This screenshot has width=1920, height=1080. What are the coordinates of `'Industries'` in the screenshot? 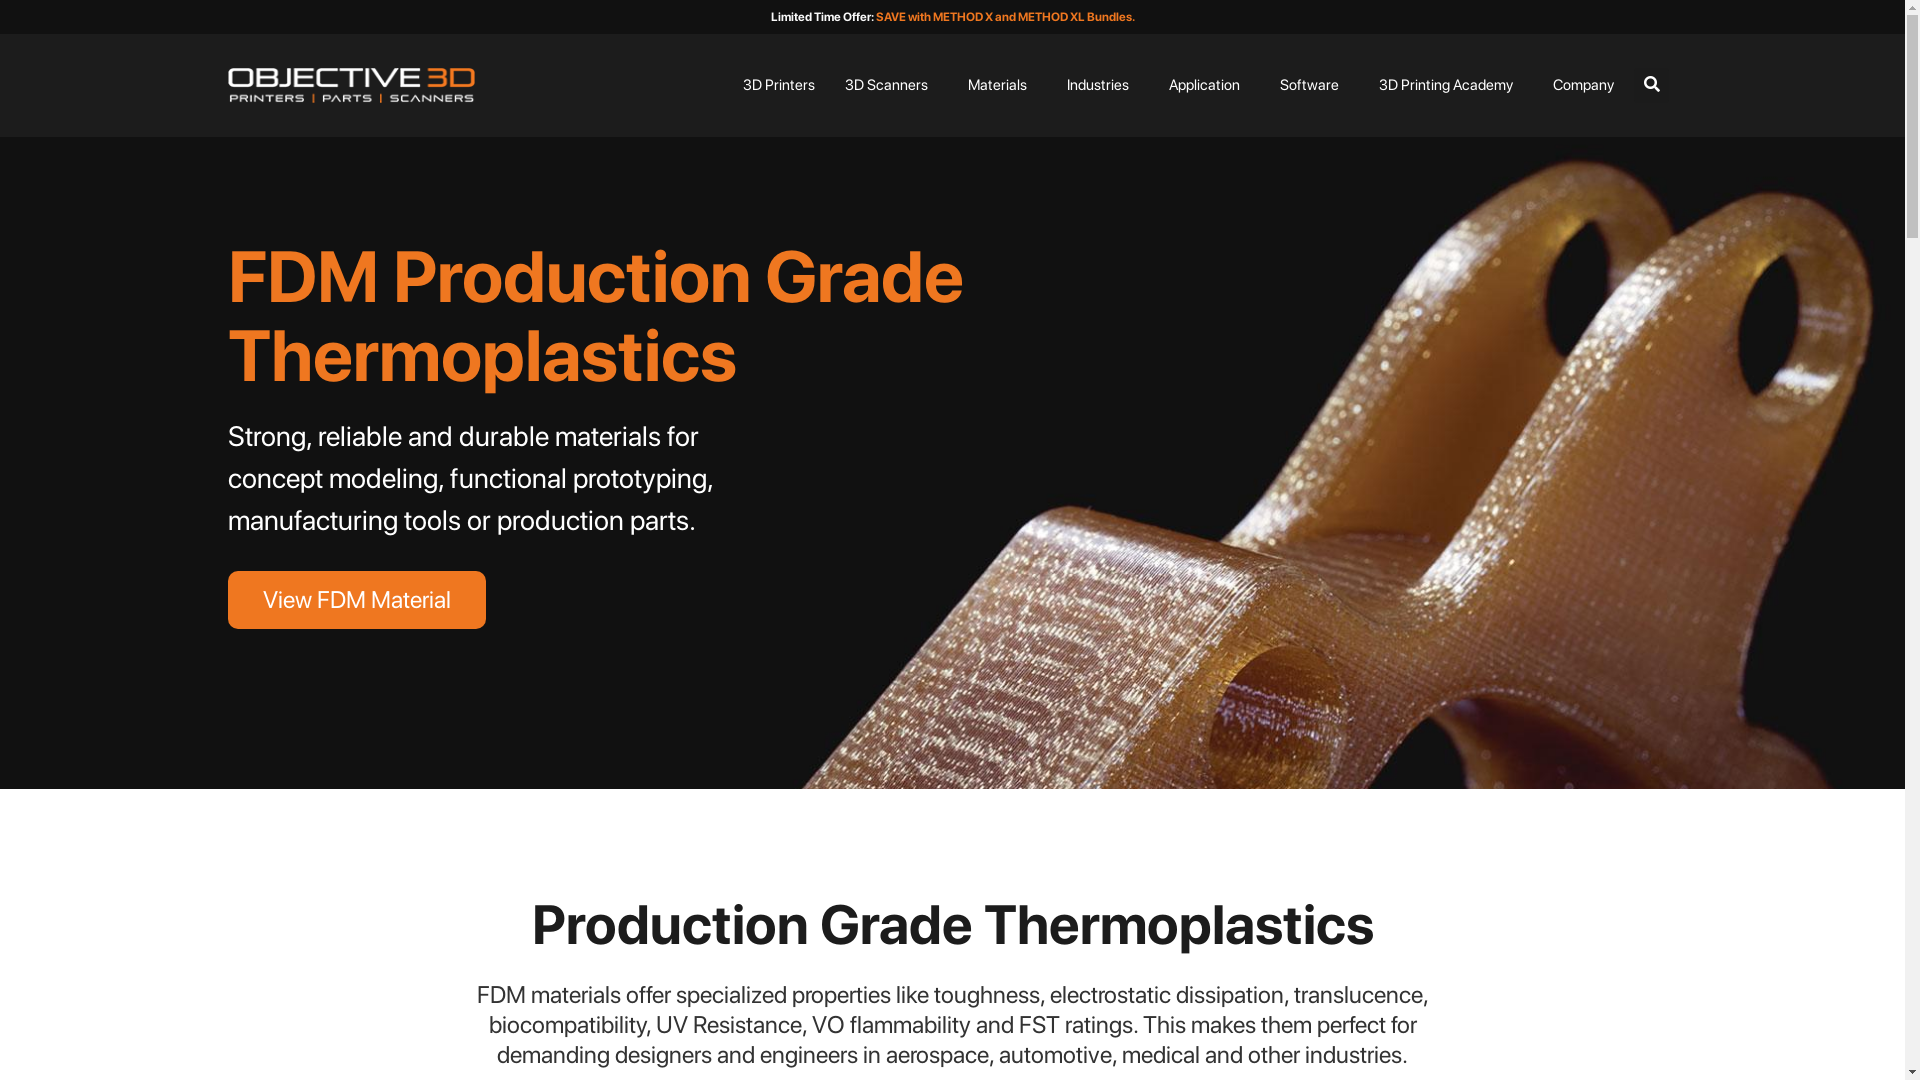 It's located at (1097, 84).